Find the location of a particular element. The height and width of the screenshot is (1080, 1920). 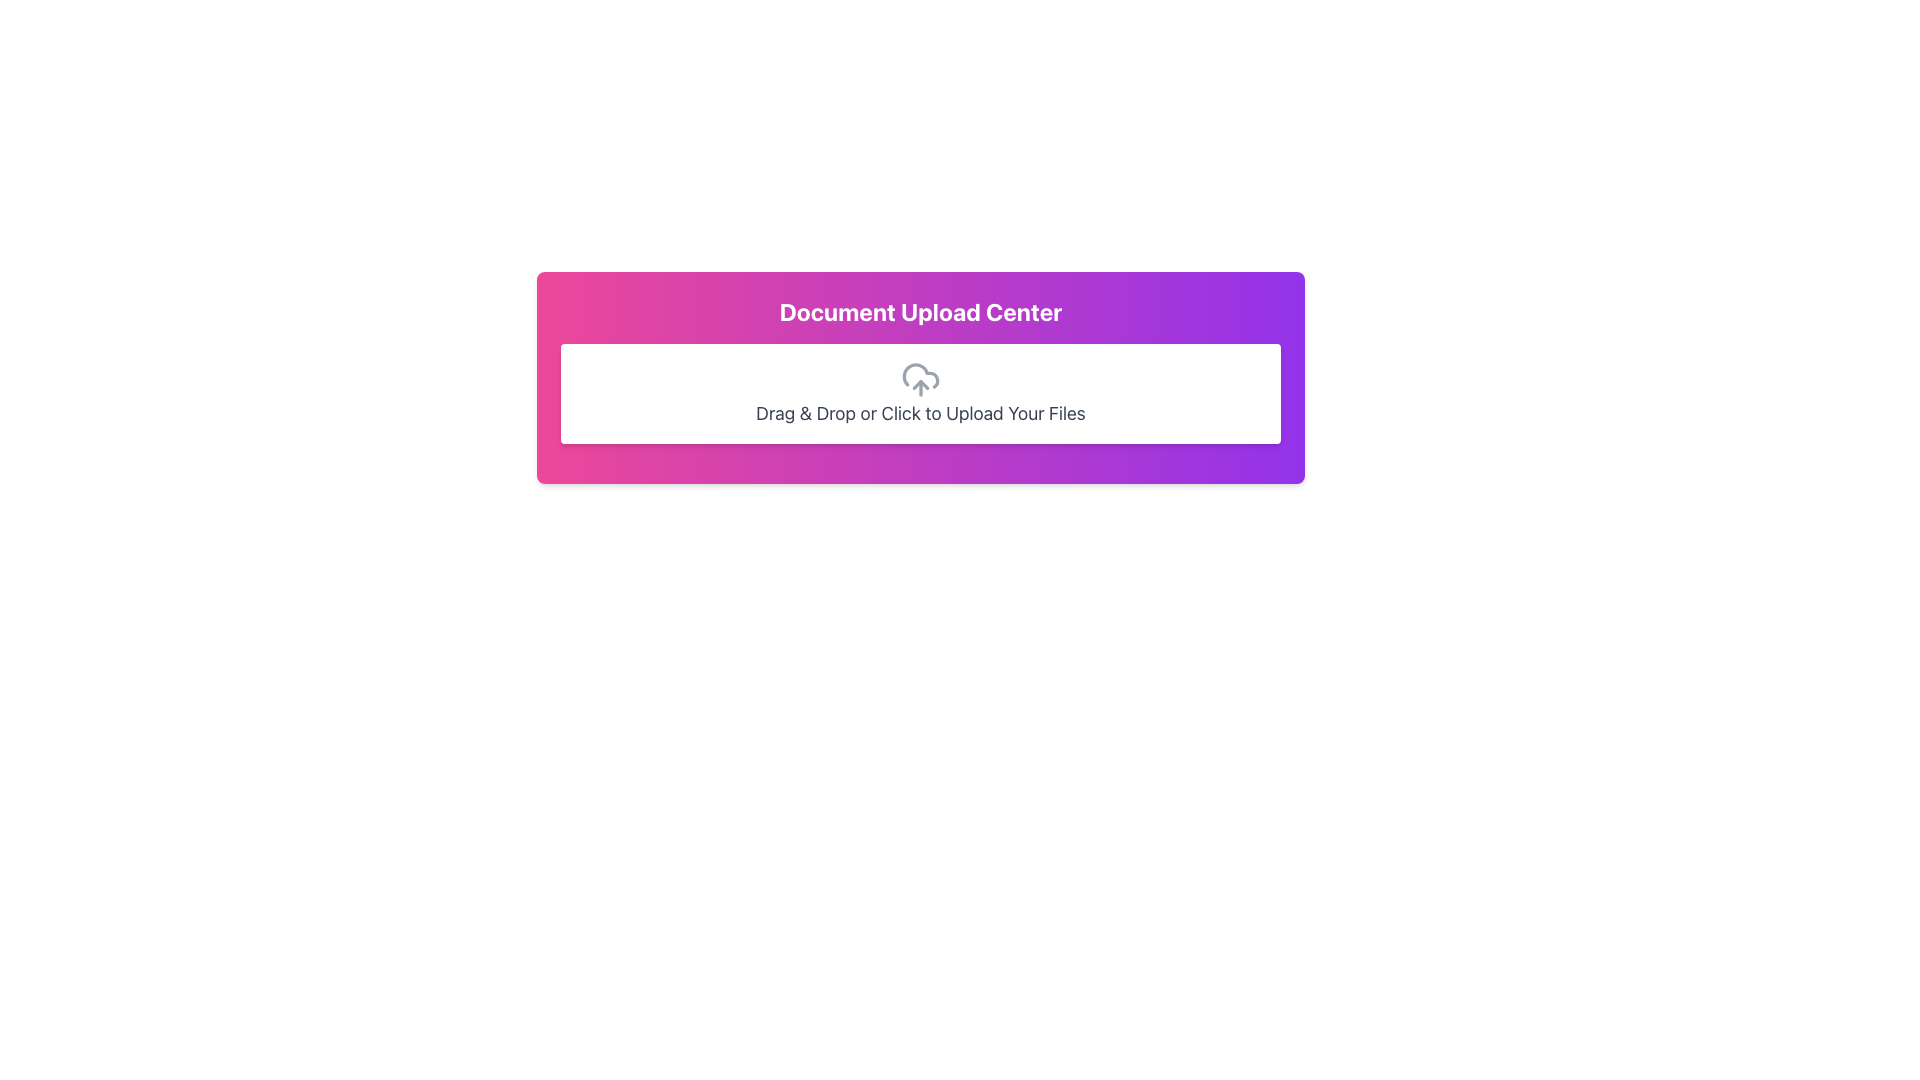

the 'Document Upload Center' text label, which is a bold and large font styled element located at the top of a gradient background panel transitioning from pink to purple is located at coordinates (920, 312).